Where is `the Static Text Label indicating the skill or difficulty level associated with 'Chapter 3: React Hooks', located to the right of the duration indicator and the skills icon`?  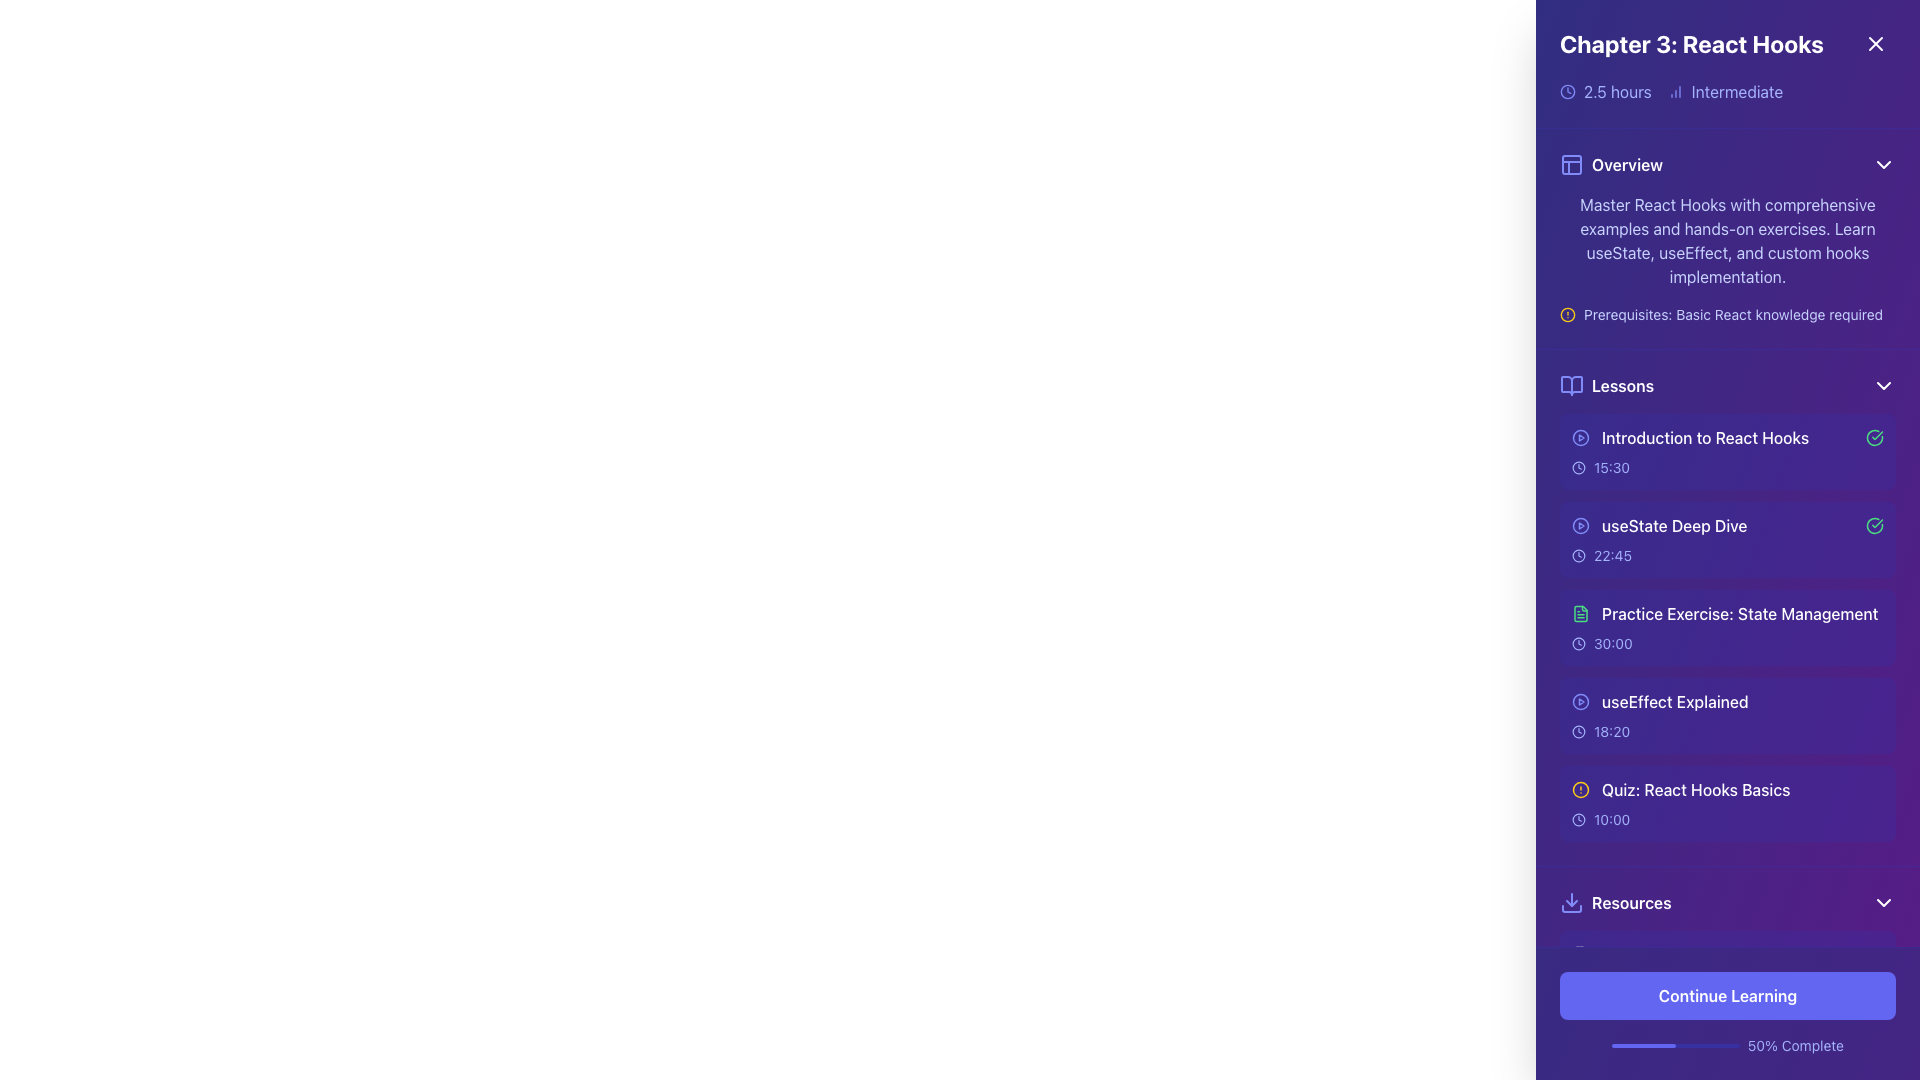
the Static Text Label indicating the skill or difficulty level associated with 'Chapter 3: React Hooks', located to the right of the duration indicator and the skills icon is located at coordinates (1736, 92).